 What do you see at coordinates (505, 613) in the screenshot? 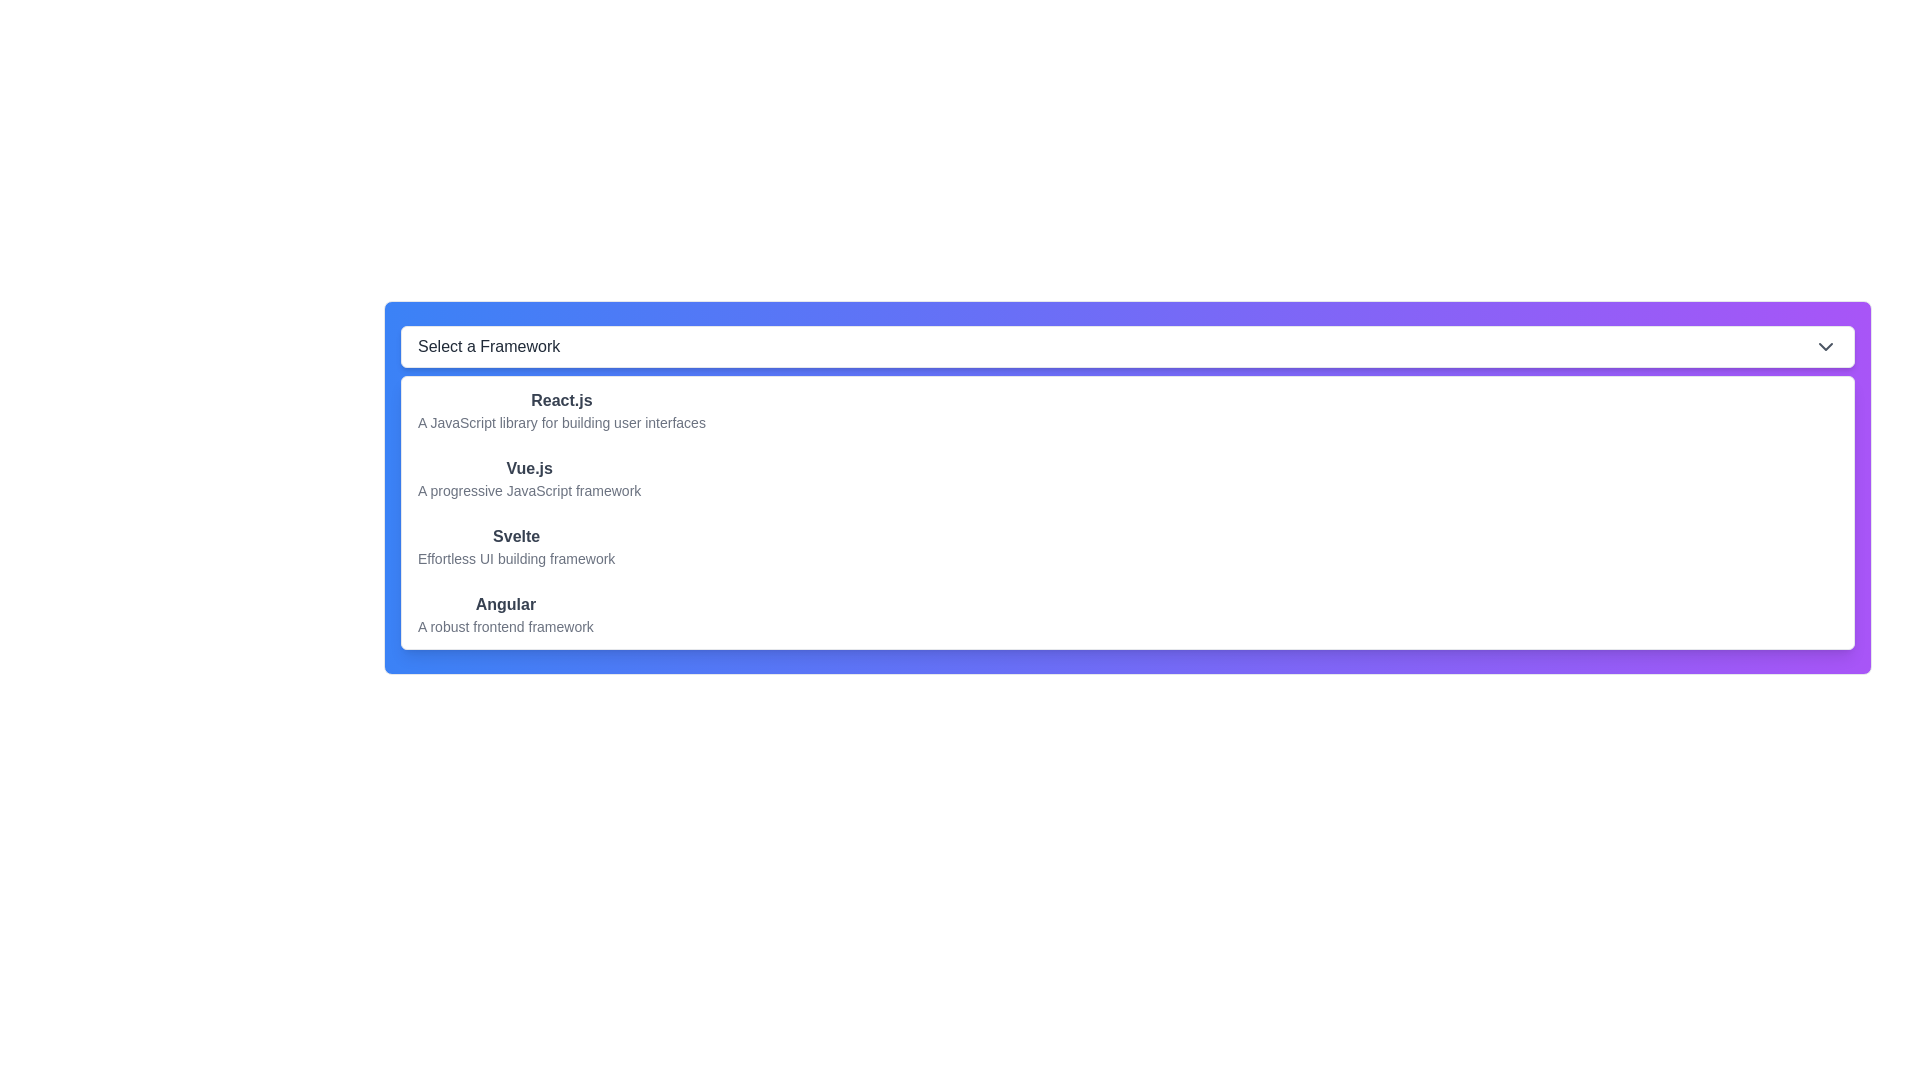
I see `the 'Angular' option in the dropdown menu under 'Select a Framework'` at bounding box center [505, 613].